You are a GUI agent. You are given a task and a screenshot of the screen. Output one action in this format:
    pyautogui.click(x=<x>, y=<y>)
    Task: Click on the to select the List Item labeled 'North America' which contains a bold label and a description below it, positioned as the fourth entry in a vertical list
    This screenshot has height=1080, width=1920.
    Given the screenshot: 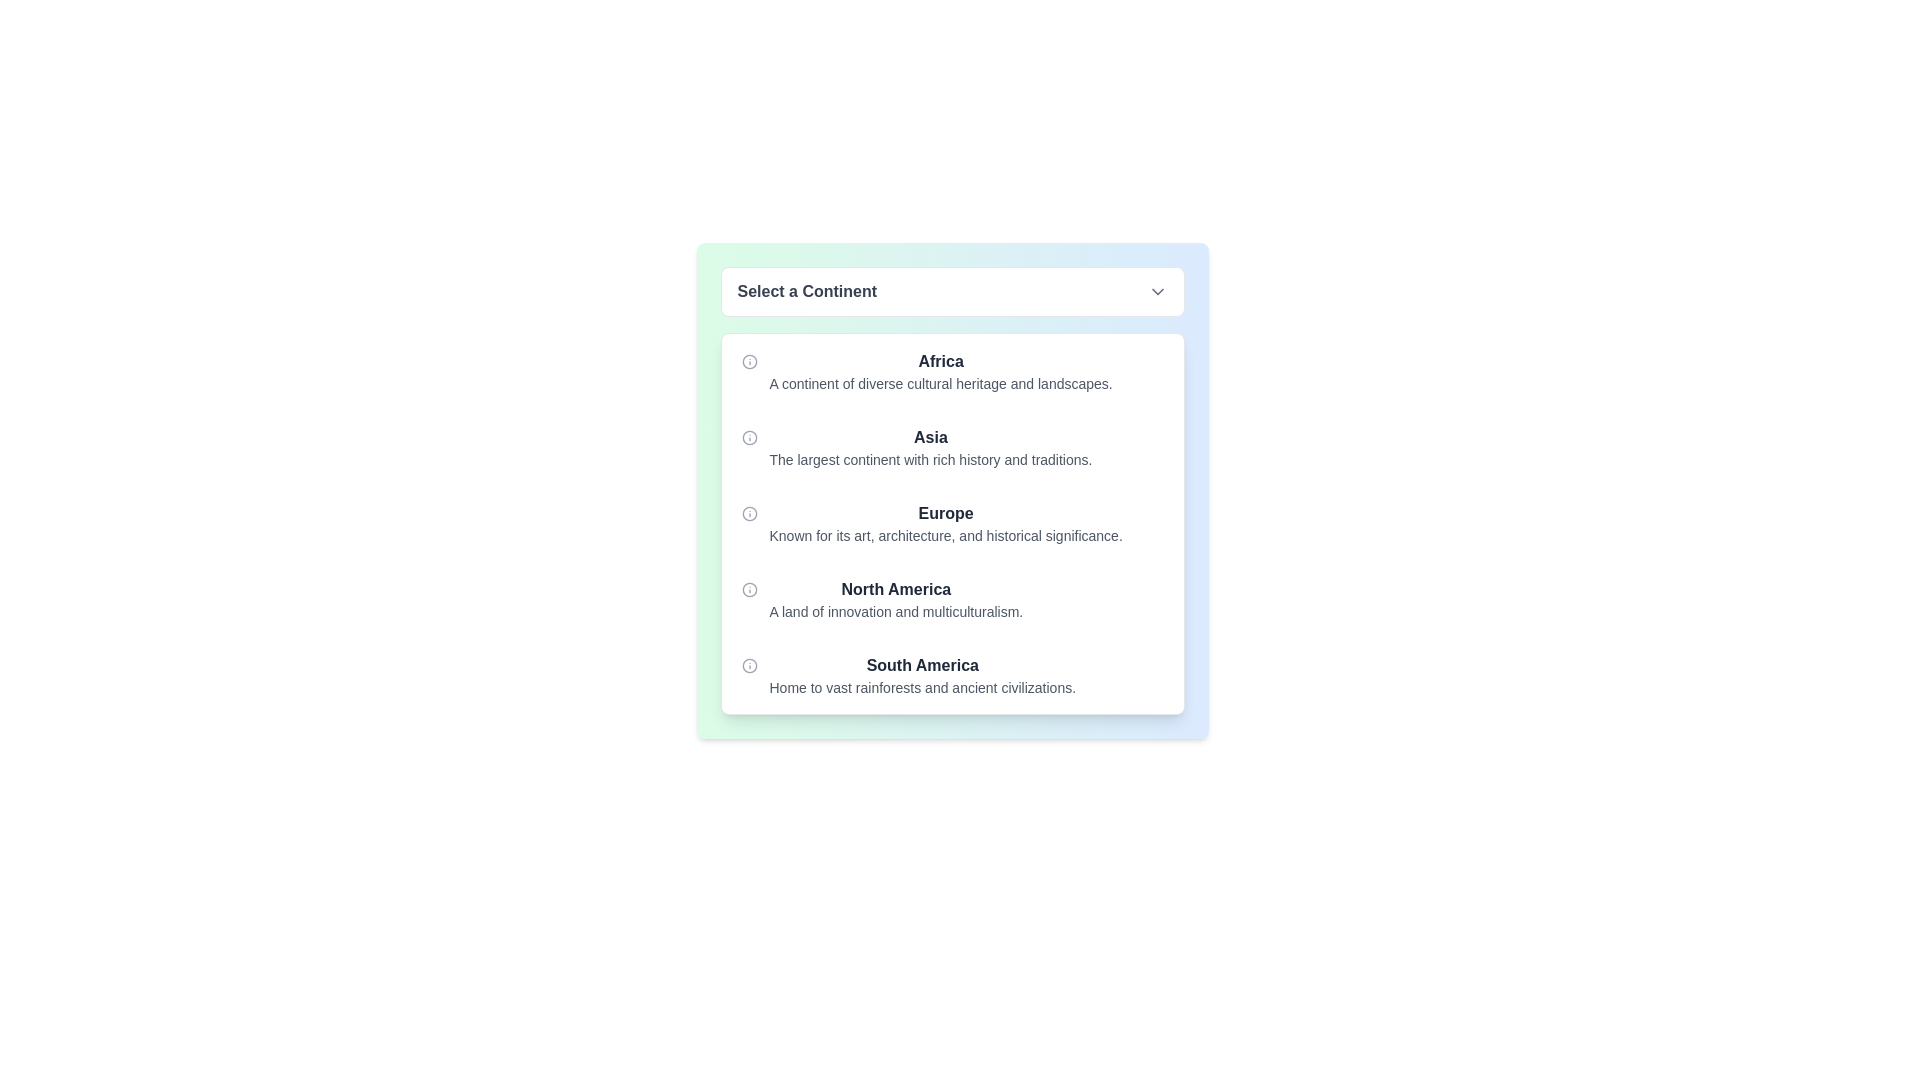 What is the action you would take?
    pyautogui.click(x=951, y=599)
    